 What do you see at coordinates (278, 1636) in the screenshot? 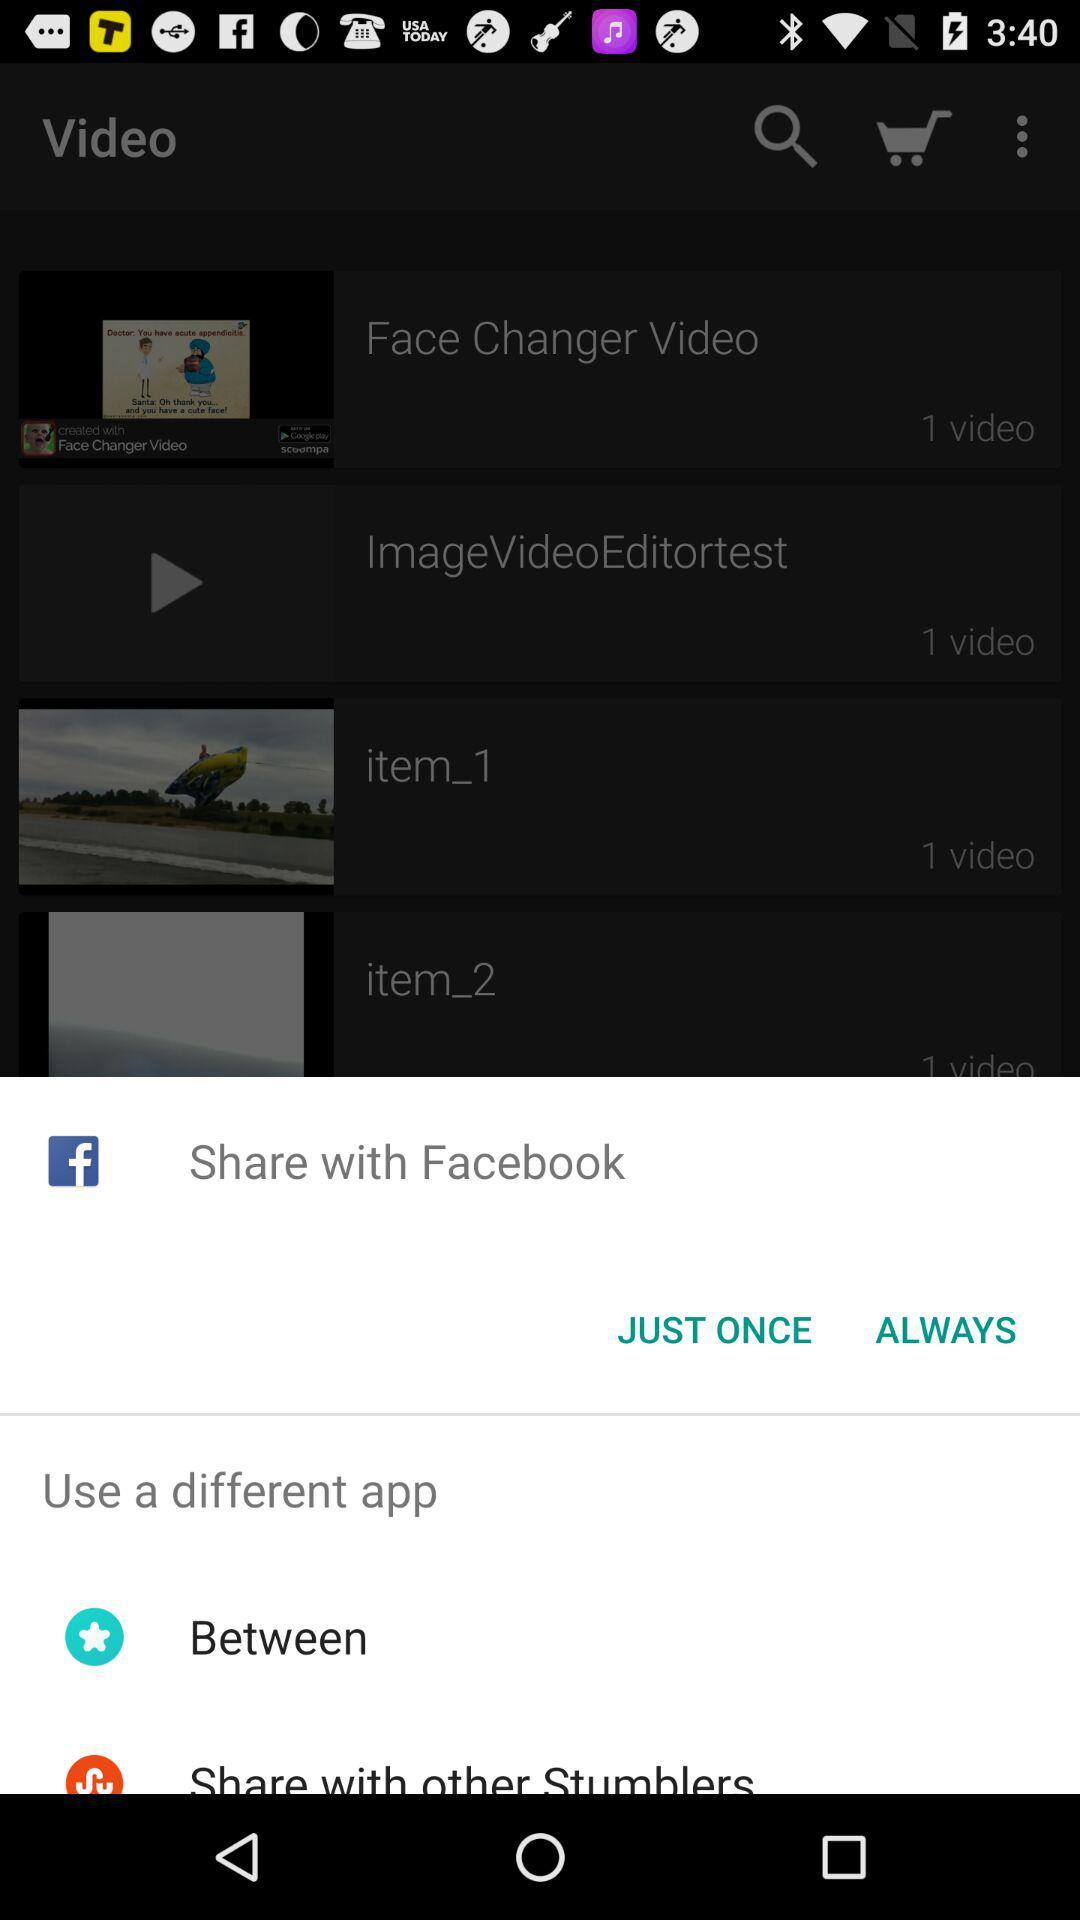
I see `between app` at bounding box center [278, 1636].